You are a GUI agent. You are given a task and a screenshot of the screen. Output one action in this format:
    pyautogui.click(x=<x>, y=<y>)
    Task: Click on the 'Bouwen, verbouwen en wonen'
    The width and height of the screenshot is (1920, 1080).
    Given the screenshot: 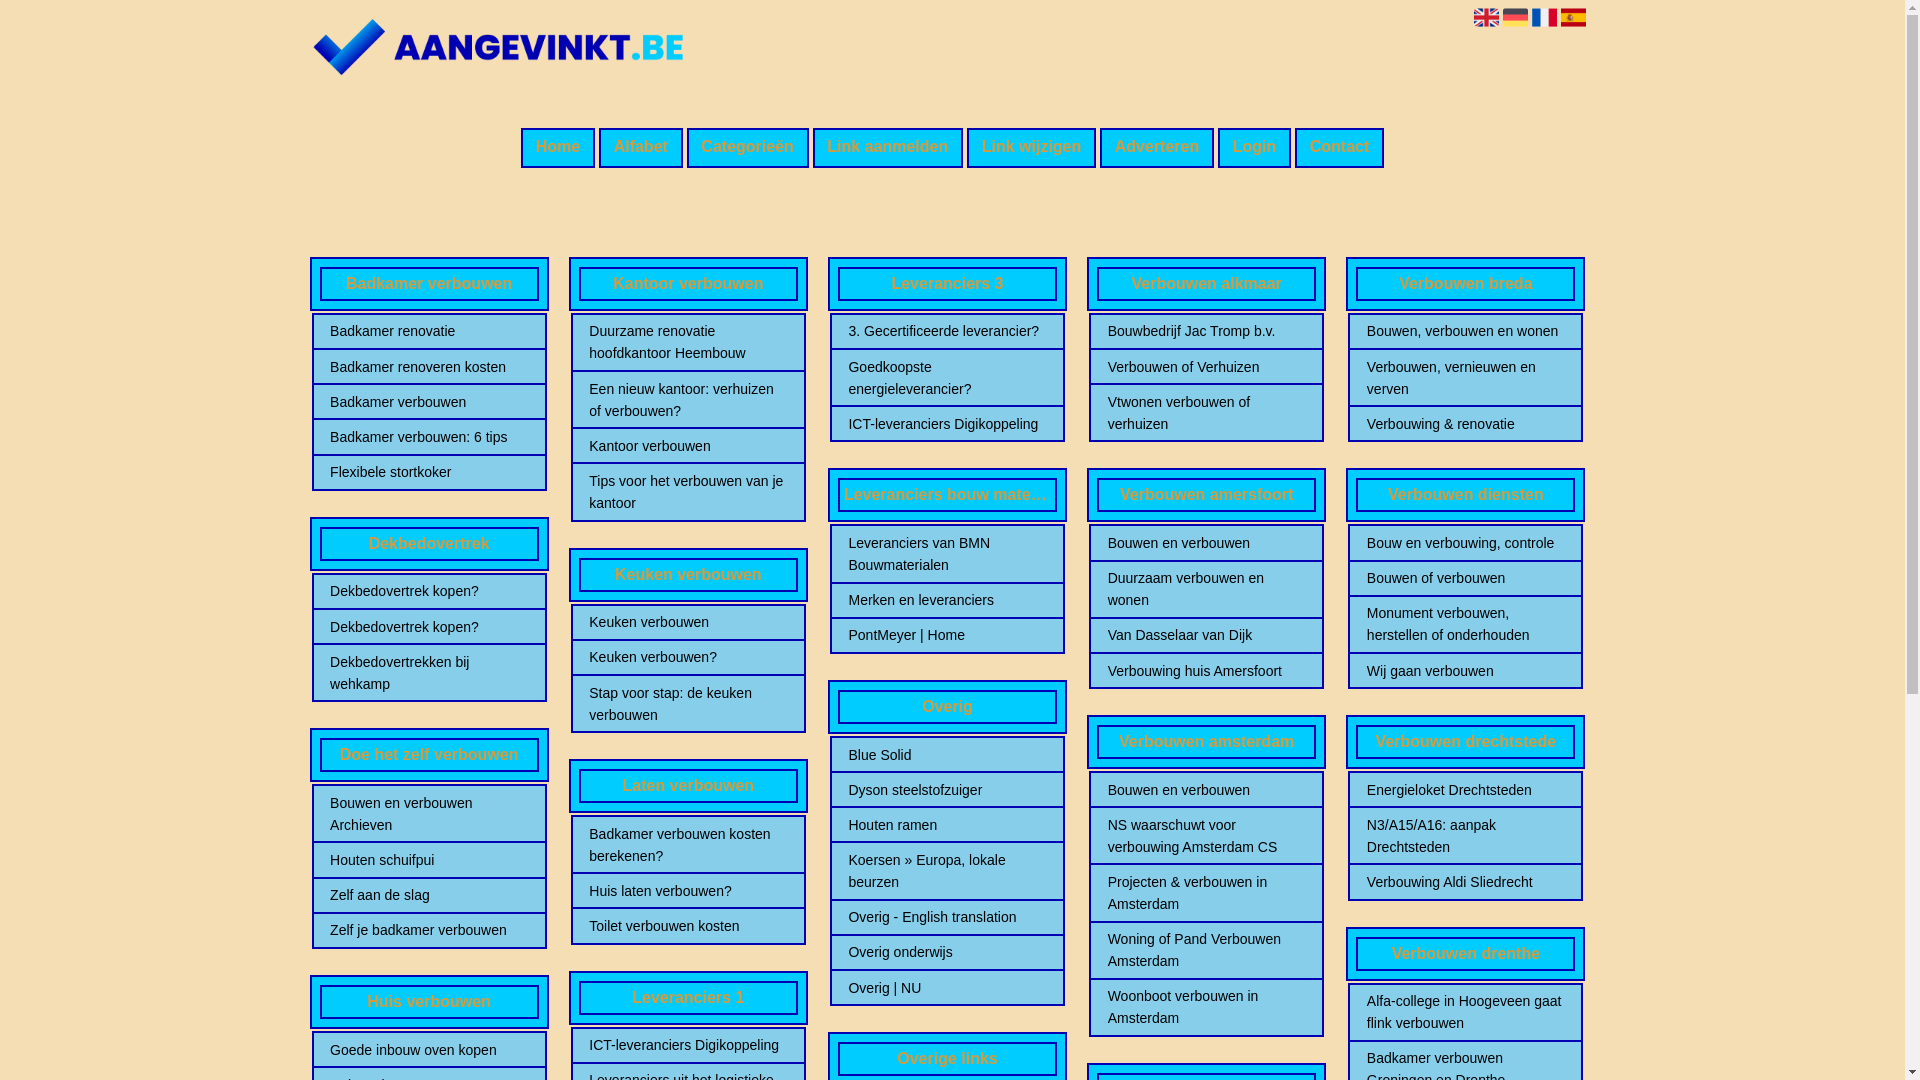 What is the action you would take?
    pyautogui.click(x=1465, y=330)
    